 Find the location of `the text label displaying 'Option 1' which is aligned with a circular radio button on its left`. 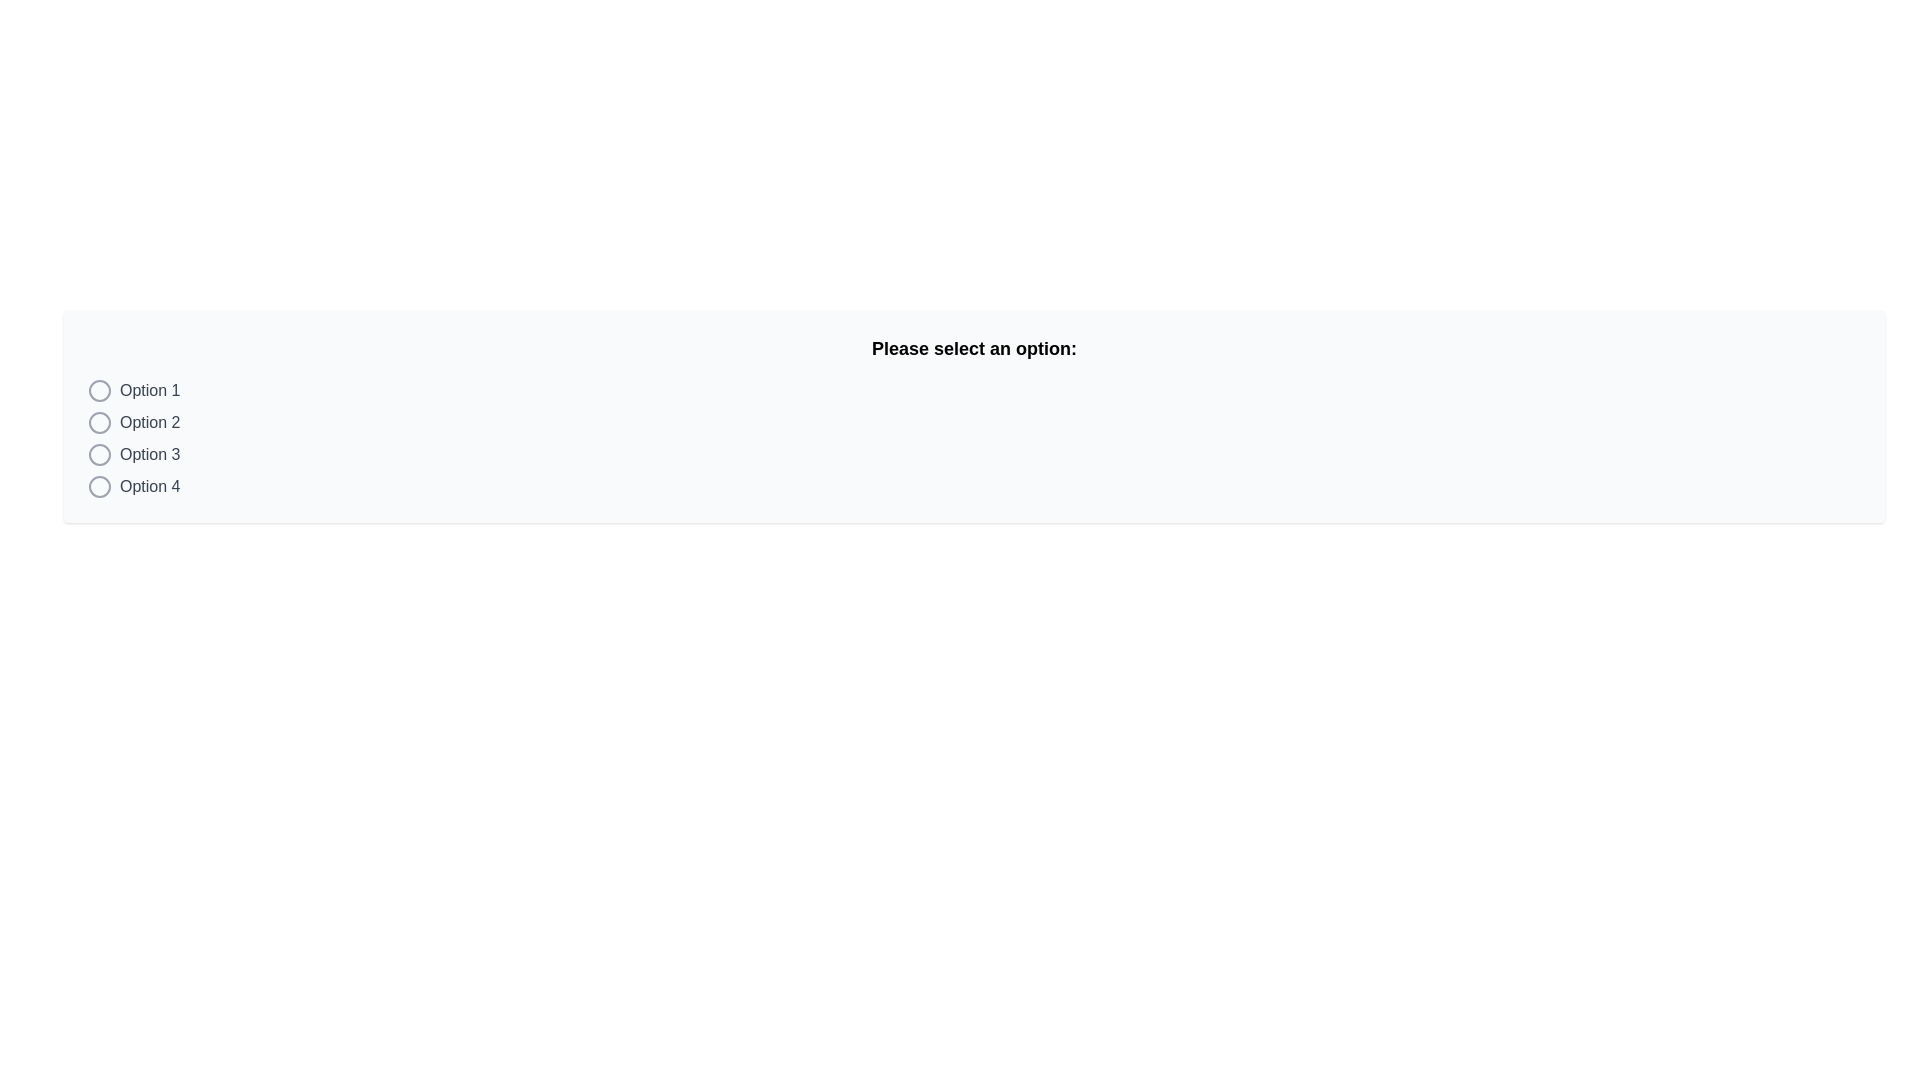

the text label displaying 'Option 1' which is aligned with a circular radio button on its left is located at coordinates (149, 390).